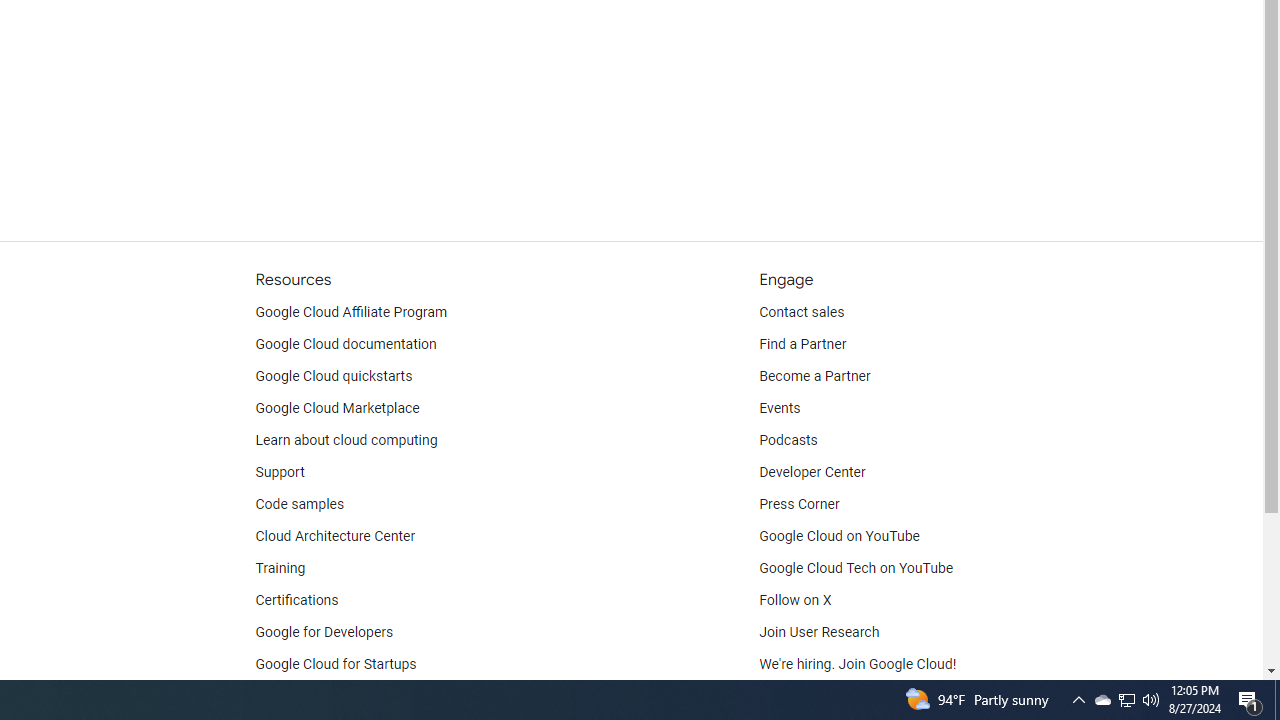 Image resolution: width=1280 pixels, height=720 pixels. What do you see at coordinates (278, 473) in the screenshot?
I see `'Support'` at bounding box center [278, 473].